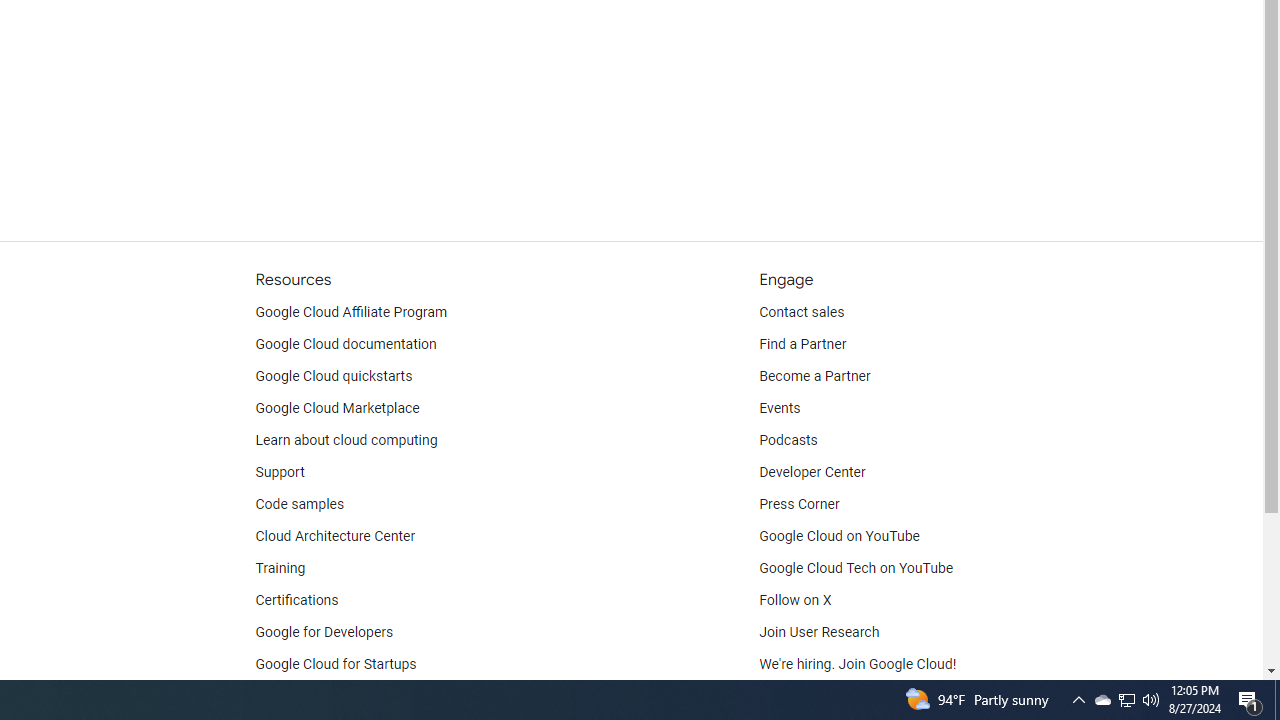 Image resolution: width=1280 pixels, height=720 pixels. What do you see at coordinates (278, 473) in the screenshot?
I see `'Support'` at bounding box center [278, 473].